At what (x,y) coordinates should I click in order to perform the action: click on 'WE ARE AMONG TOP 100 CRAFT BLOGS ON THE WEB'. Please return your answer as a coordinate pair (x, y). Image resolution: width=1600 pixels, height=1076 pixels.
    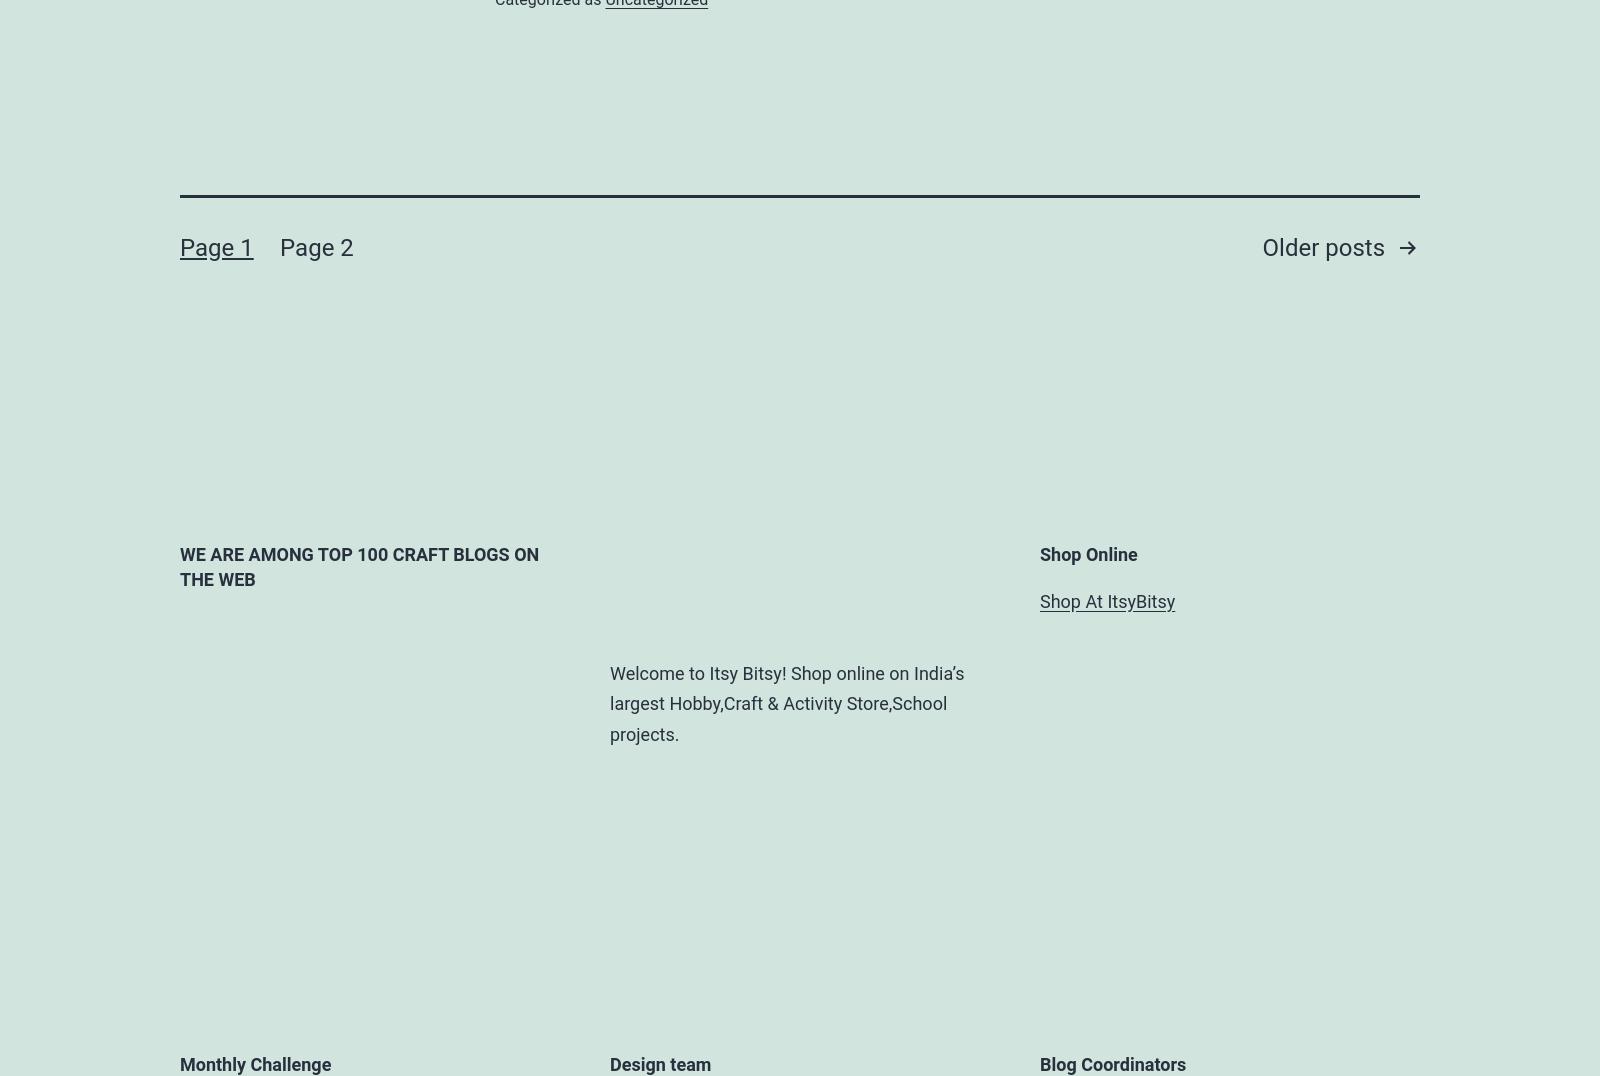
    Looking at the image, I should click on (359, 564).